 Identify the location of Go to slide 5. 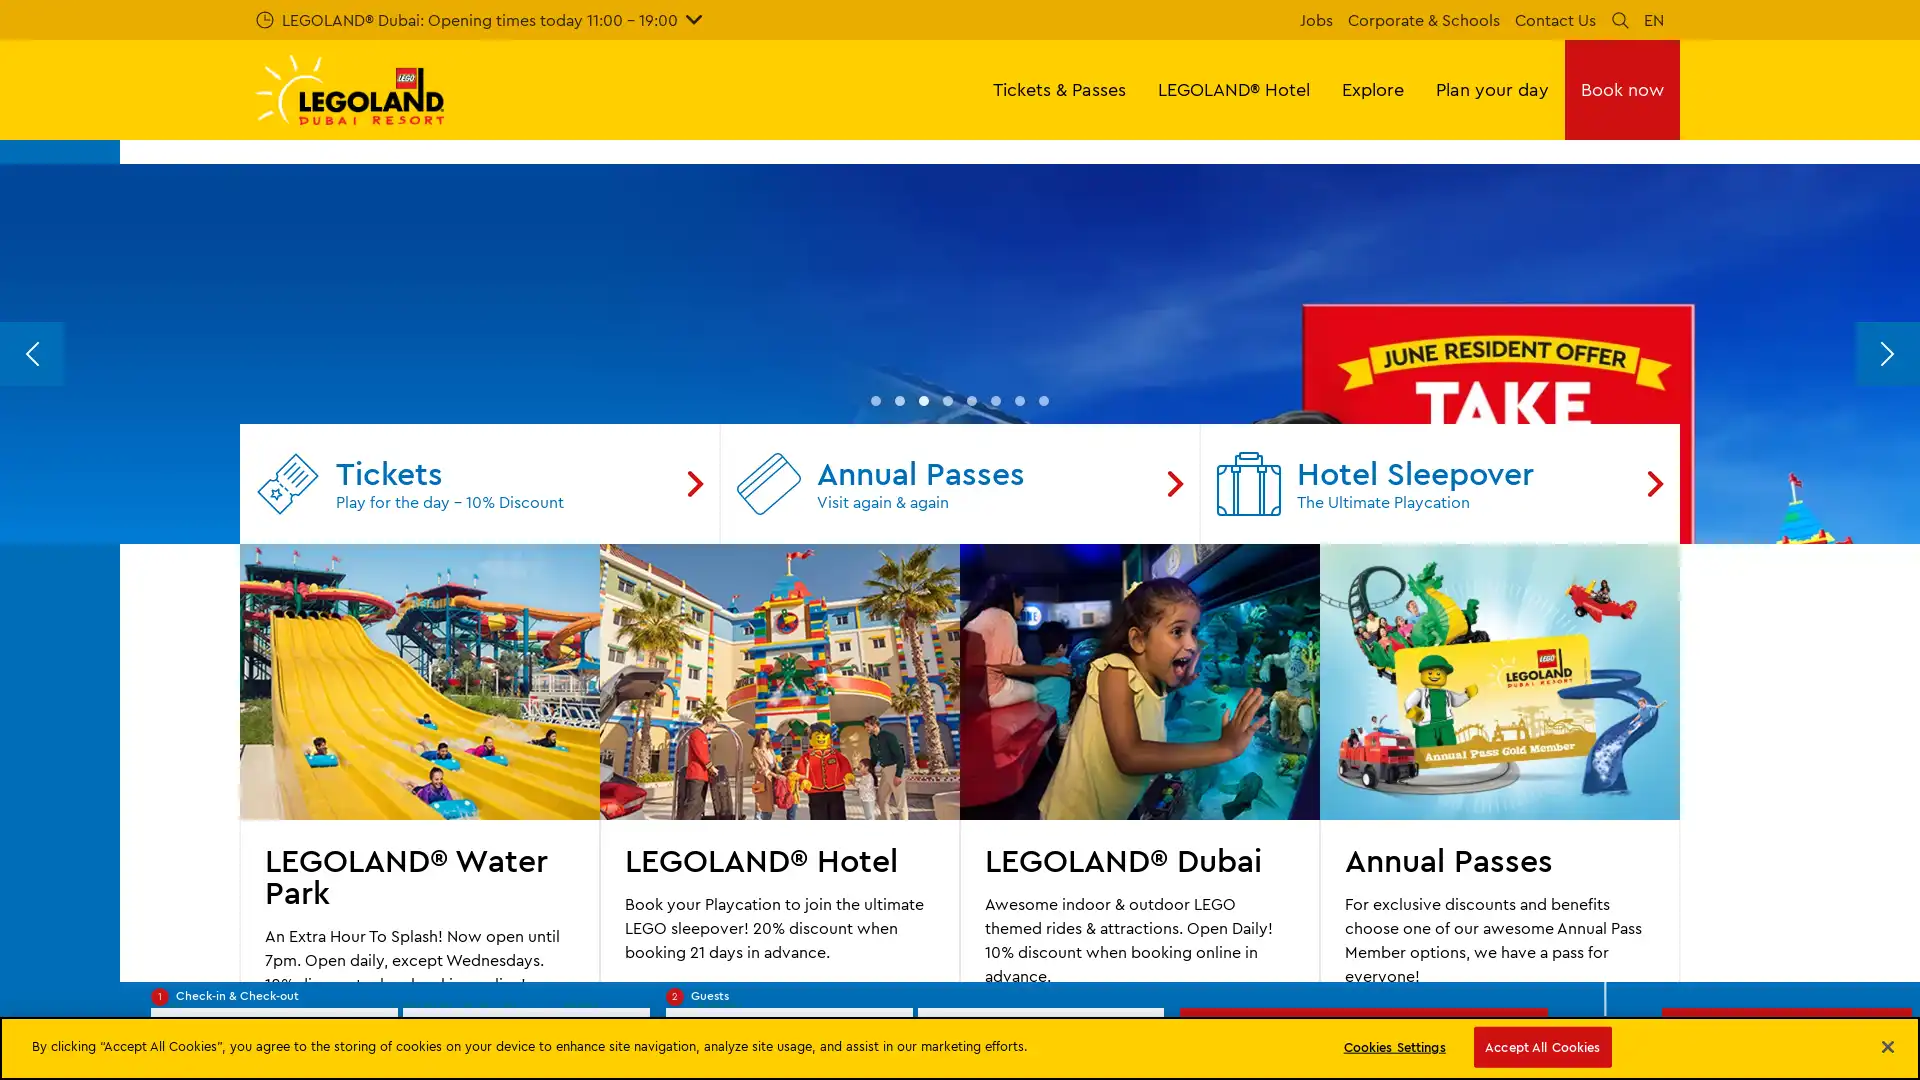
(971, 797).